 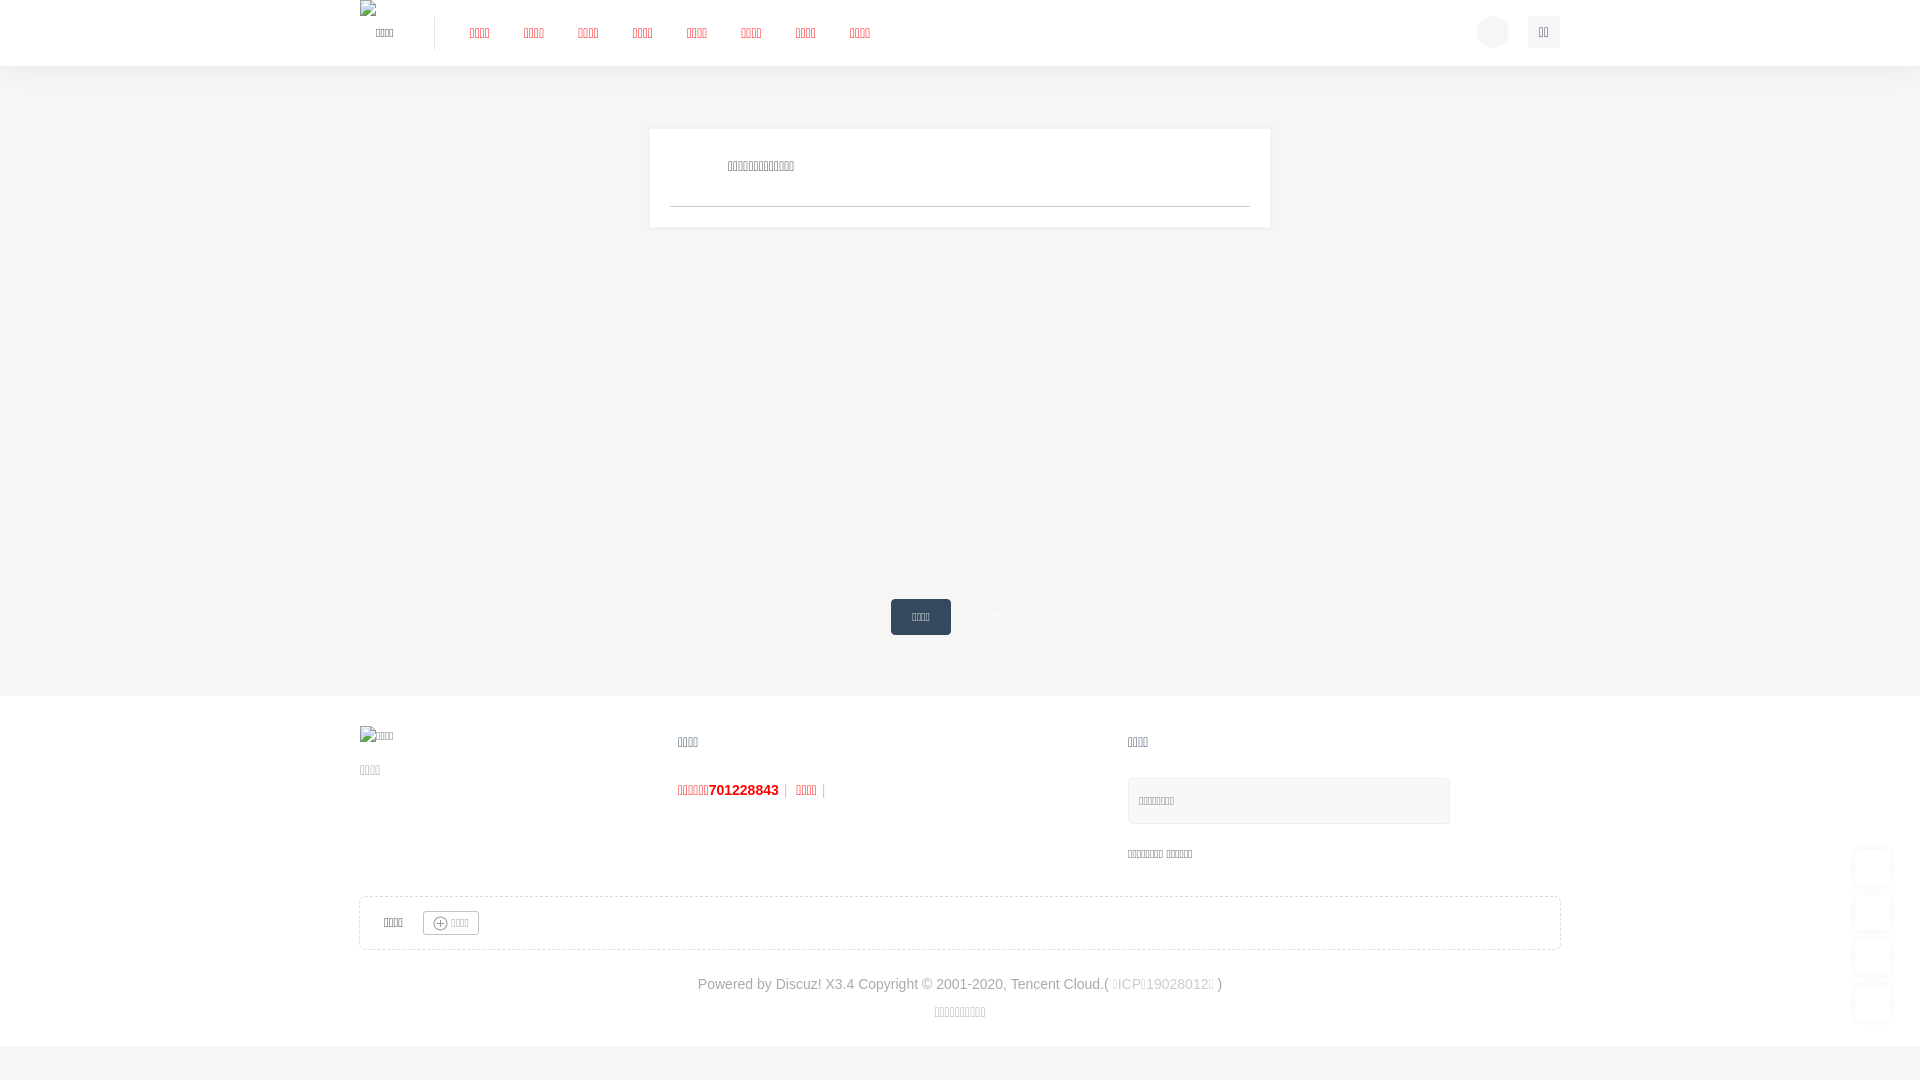 I want to click on '  ', so click(x=1492, y=31).